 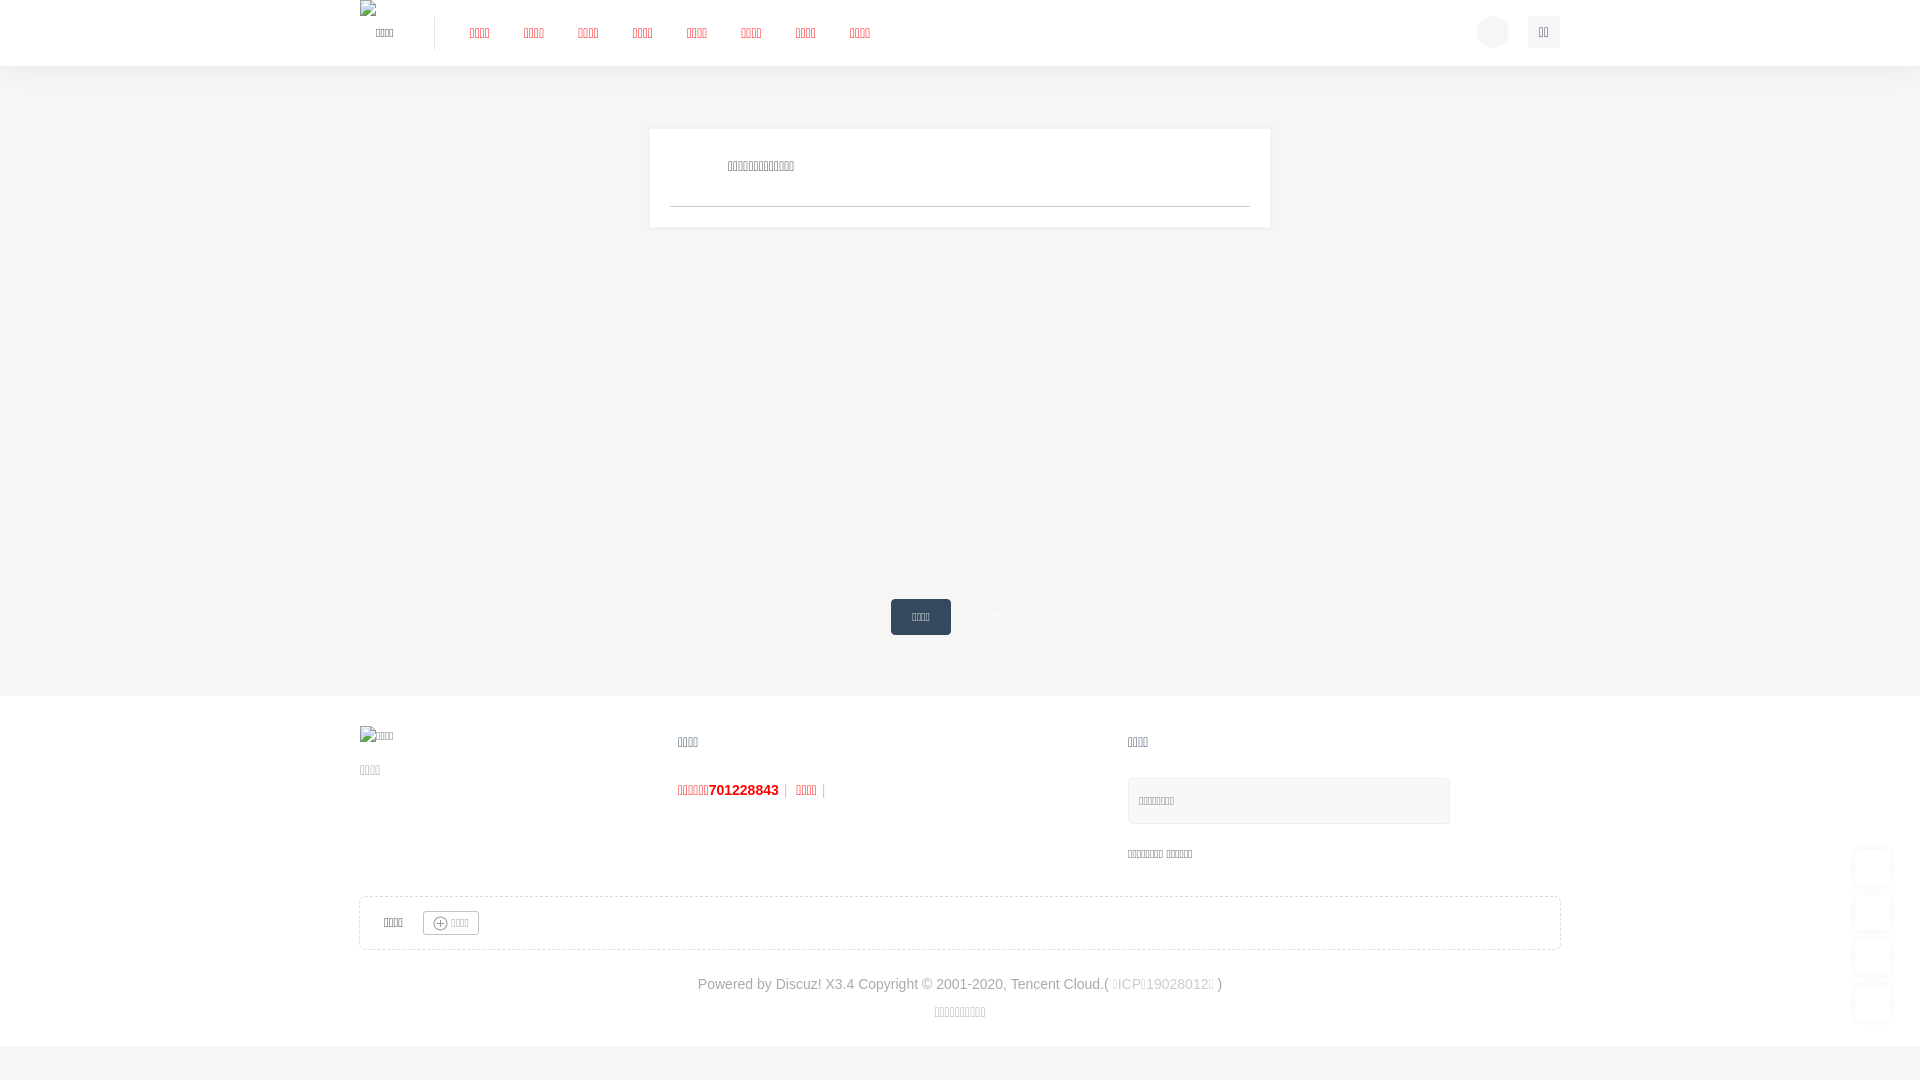 I want to click on '  ', so click(x=1492, y=31).